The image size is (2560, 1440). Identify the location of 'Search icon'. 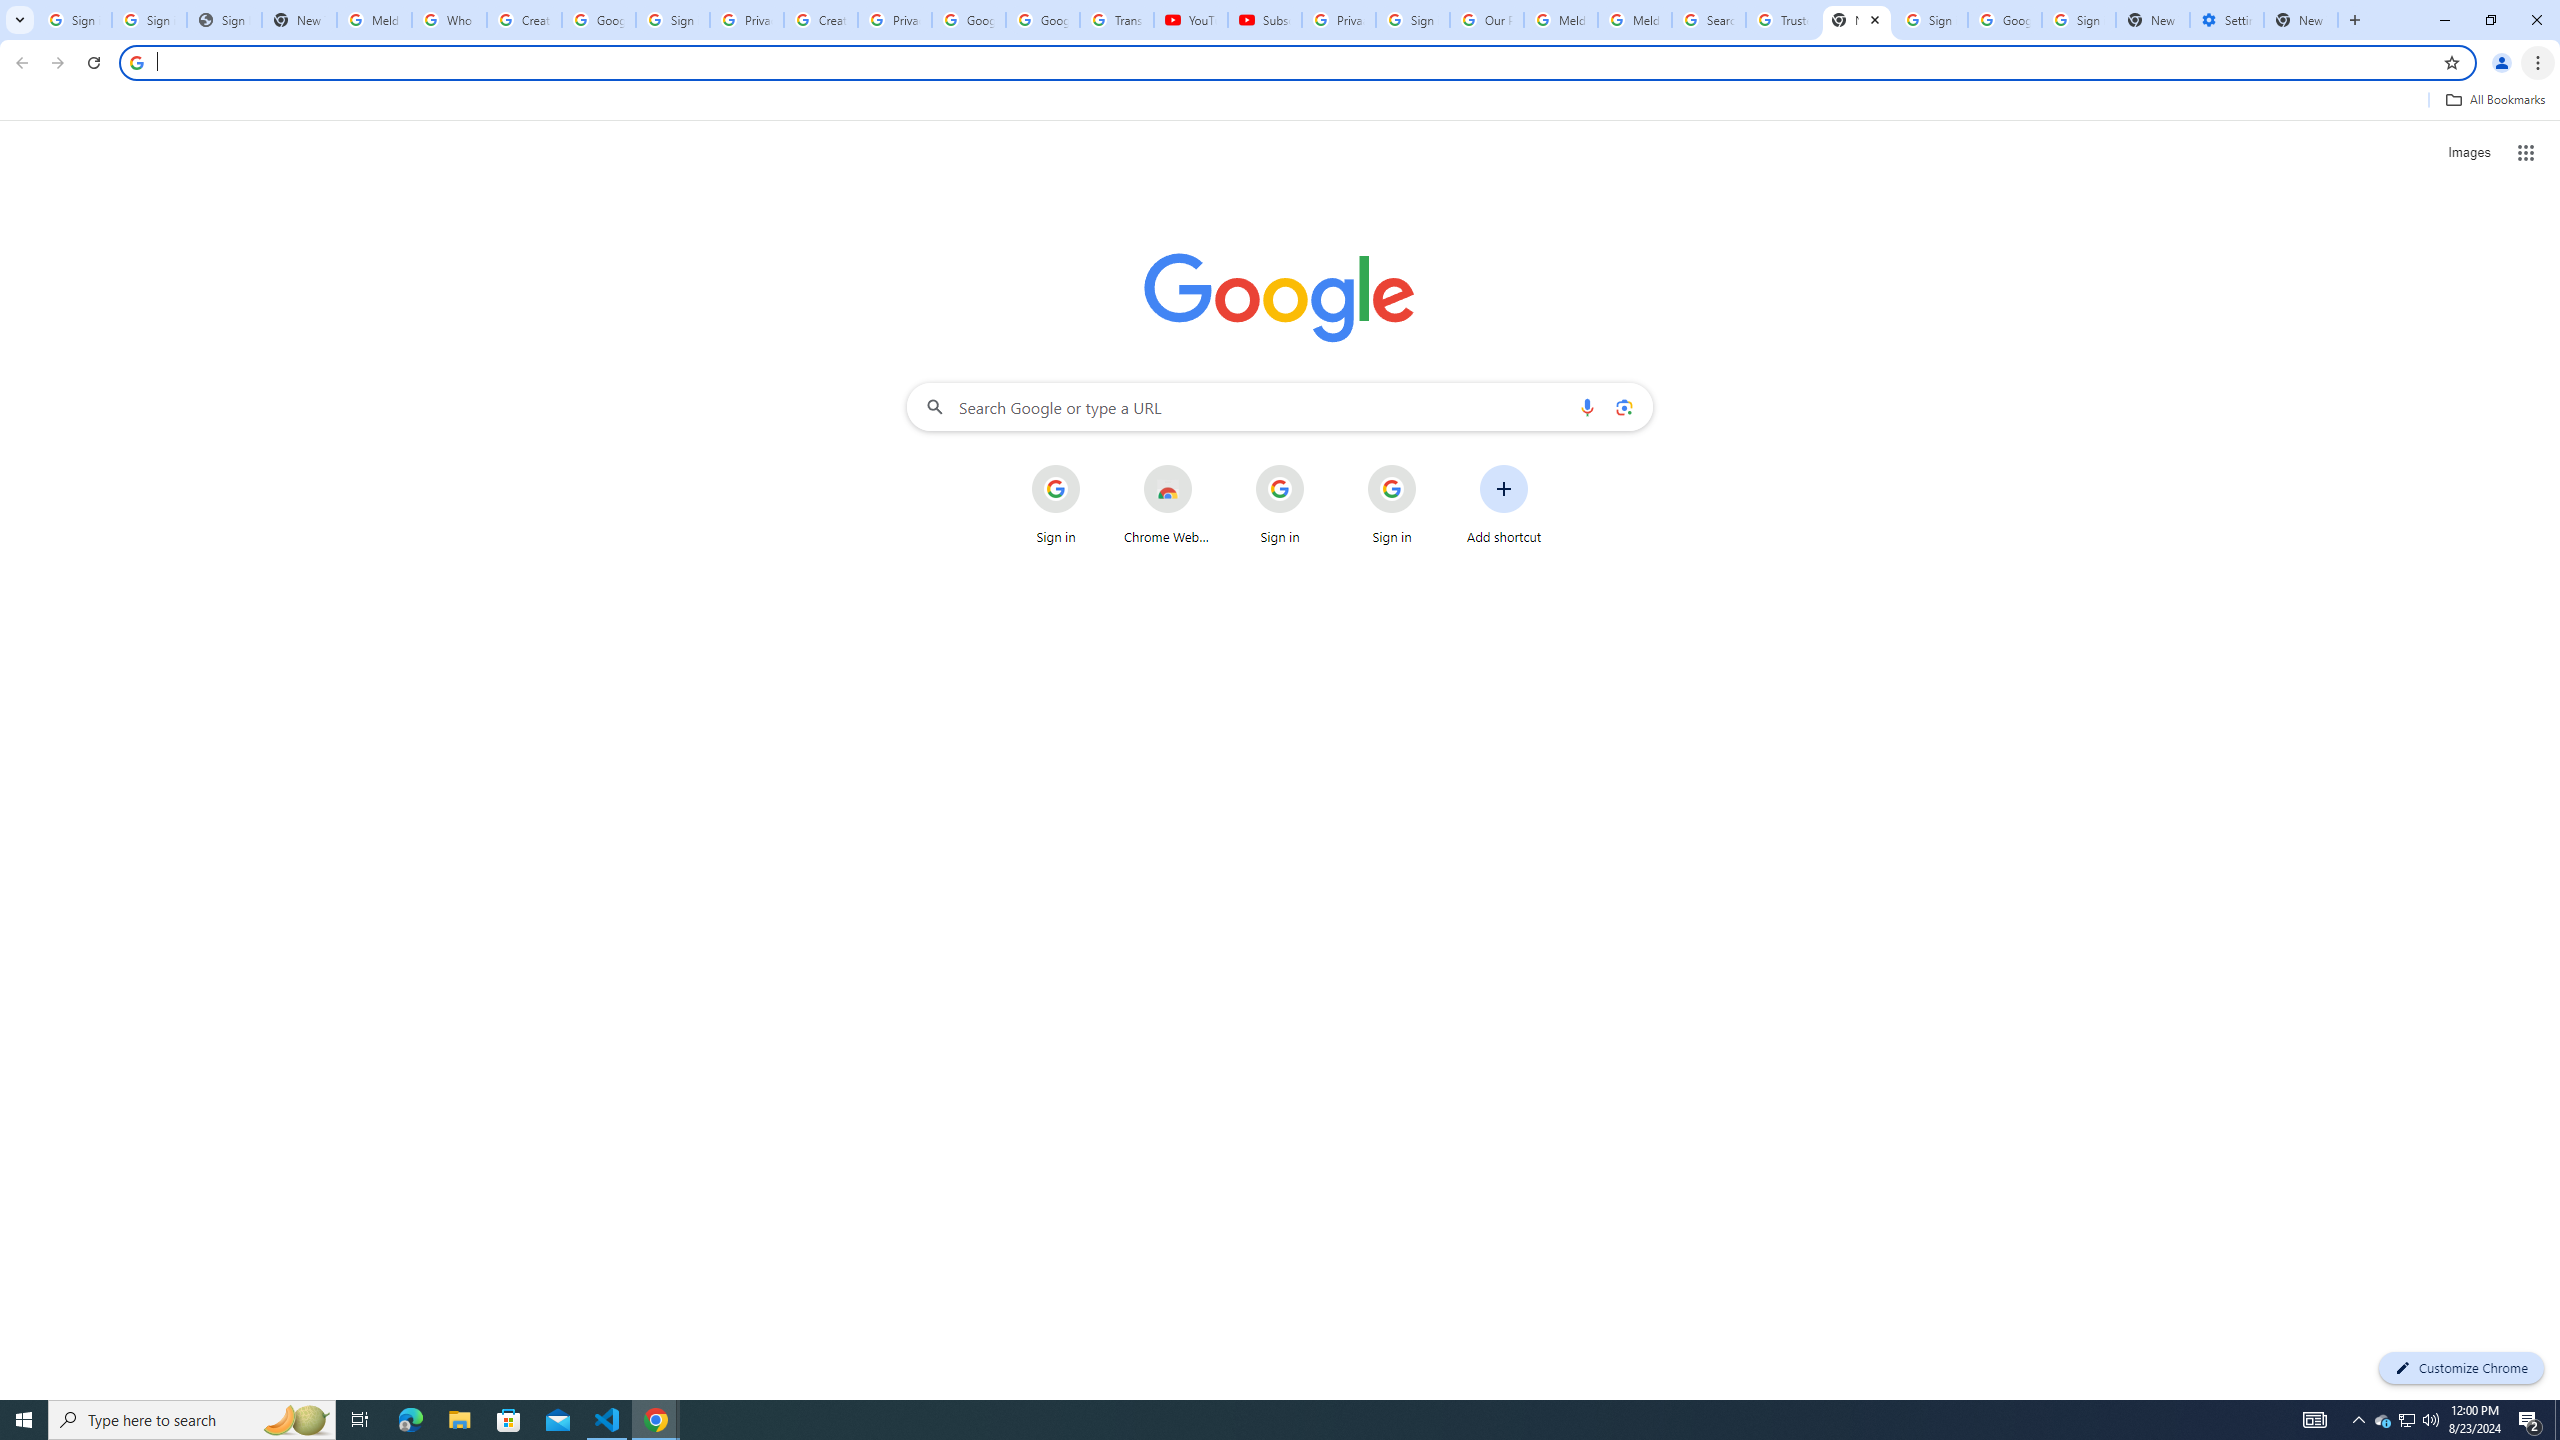
(135, 61).